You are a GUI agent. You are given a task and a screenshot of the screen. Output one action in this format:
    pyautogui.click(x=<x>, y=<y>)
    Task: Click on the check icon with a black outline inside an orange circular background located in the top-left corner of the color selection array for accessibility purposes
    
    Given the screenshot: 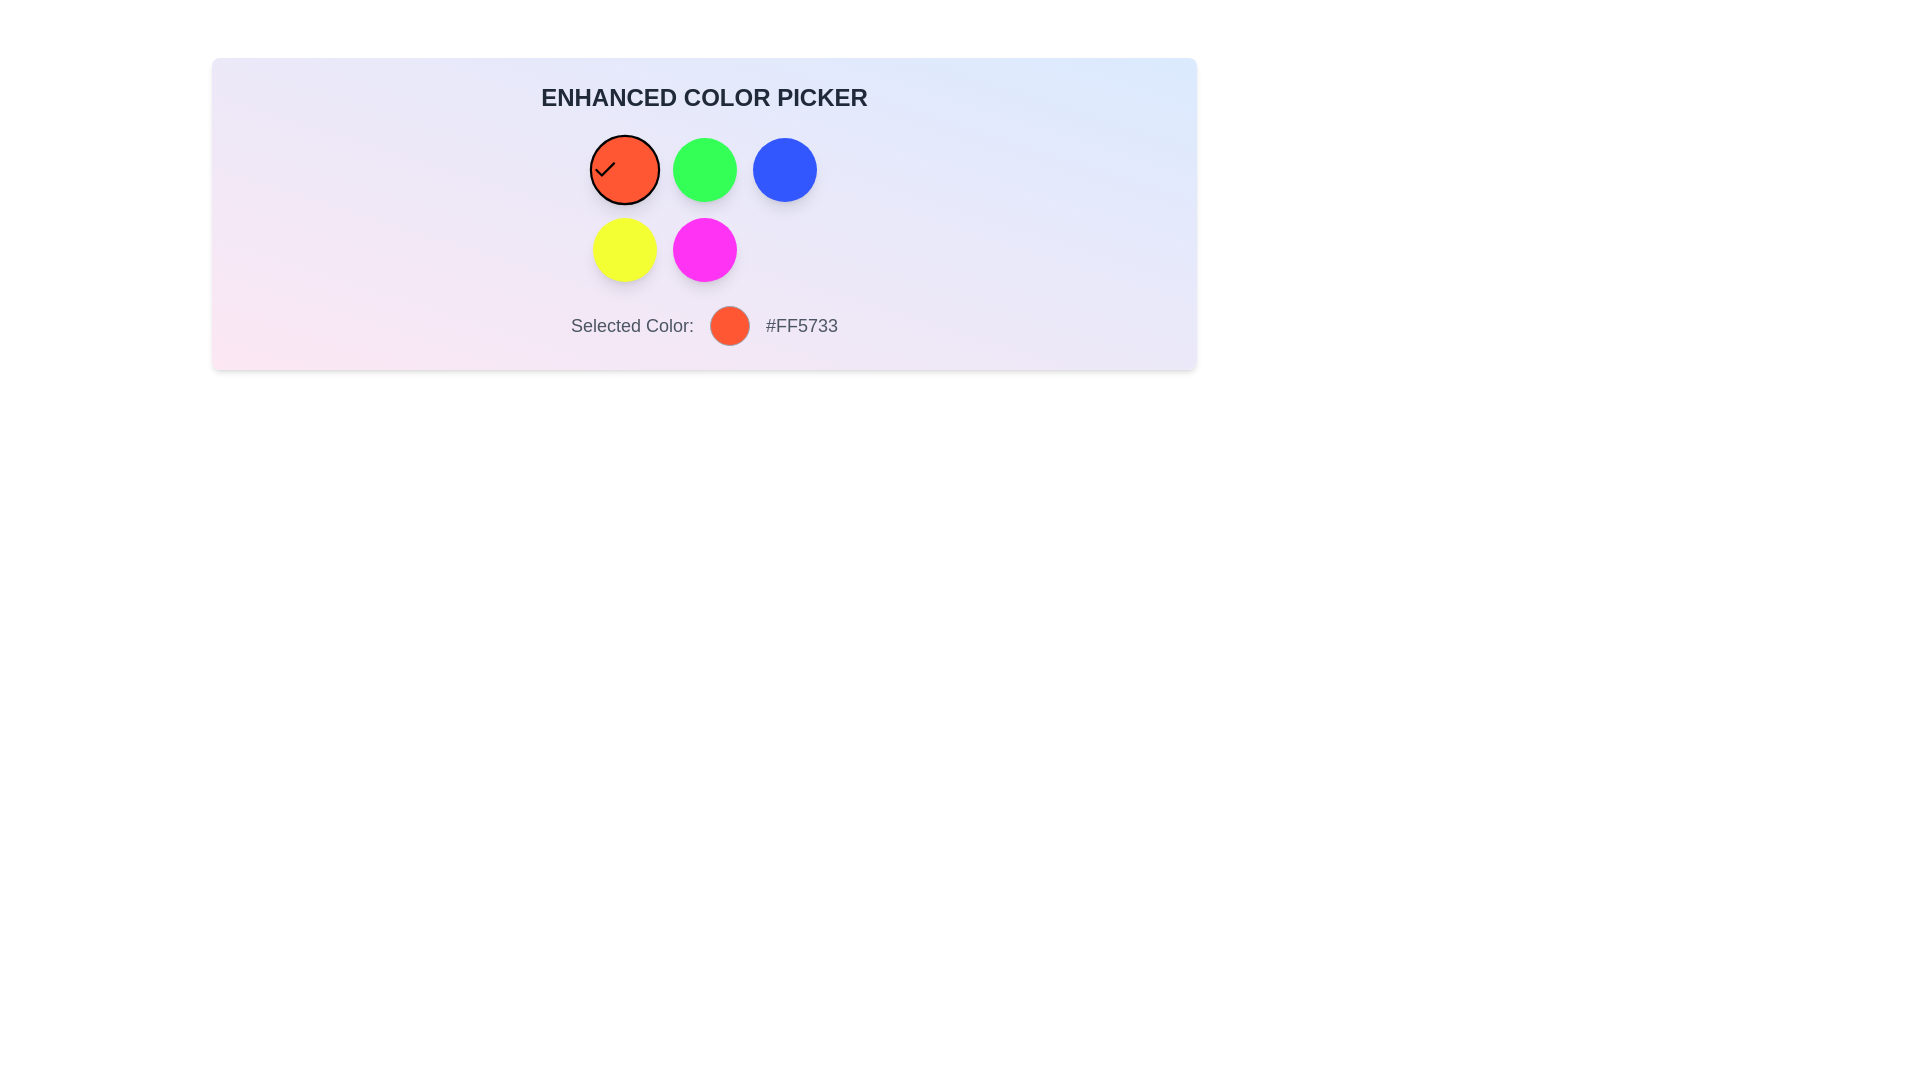 What is the action you would take?
    pyautogui.click(x=603, y=168)
    